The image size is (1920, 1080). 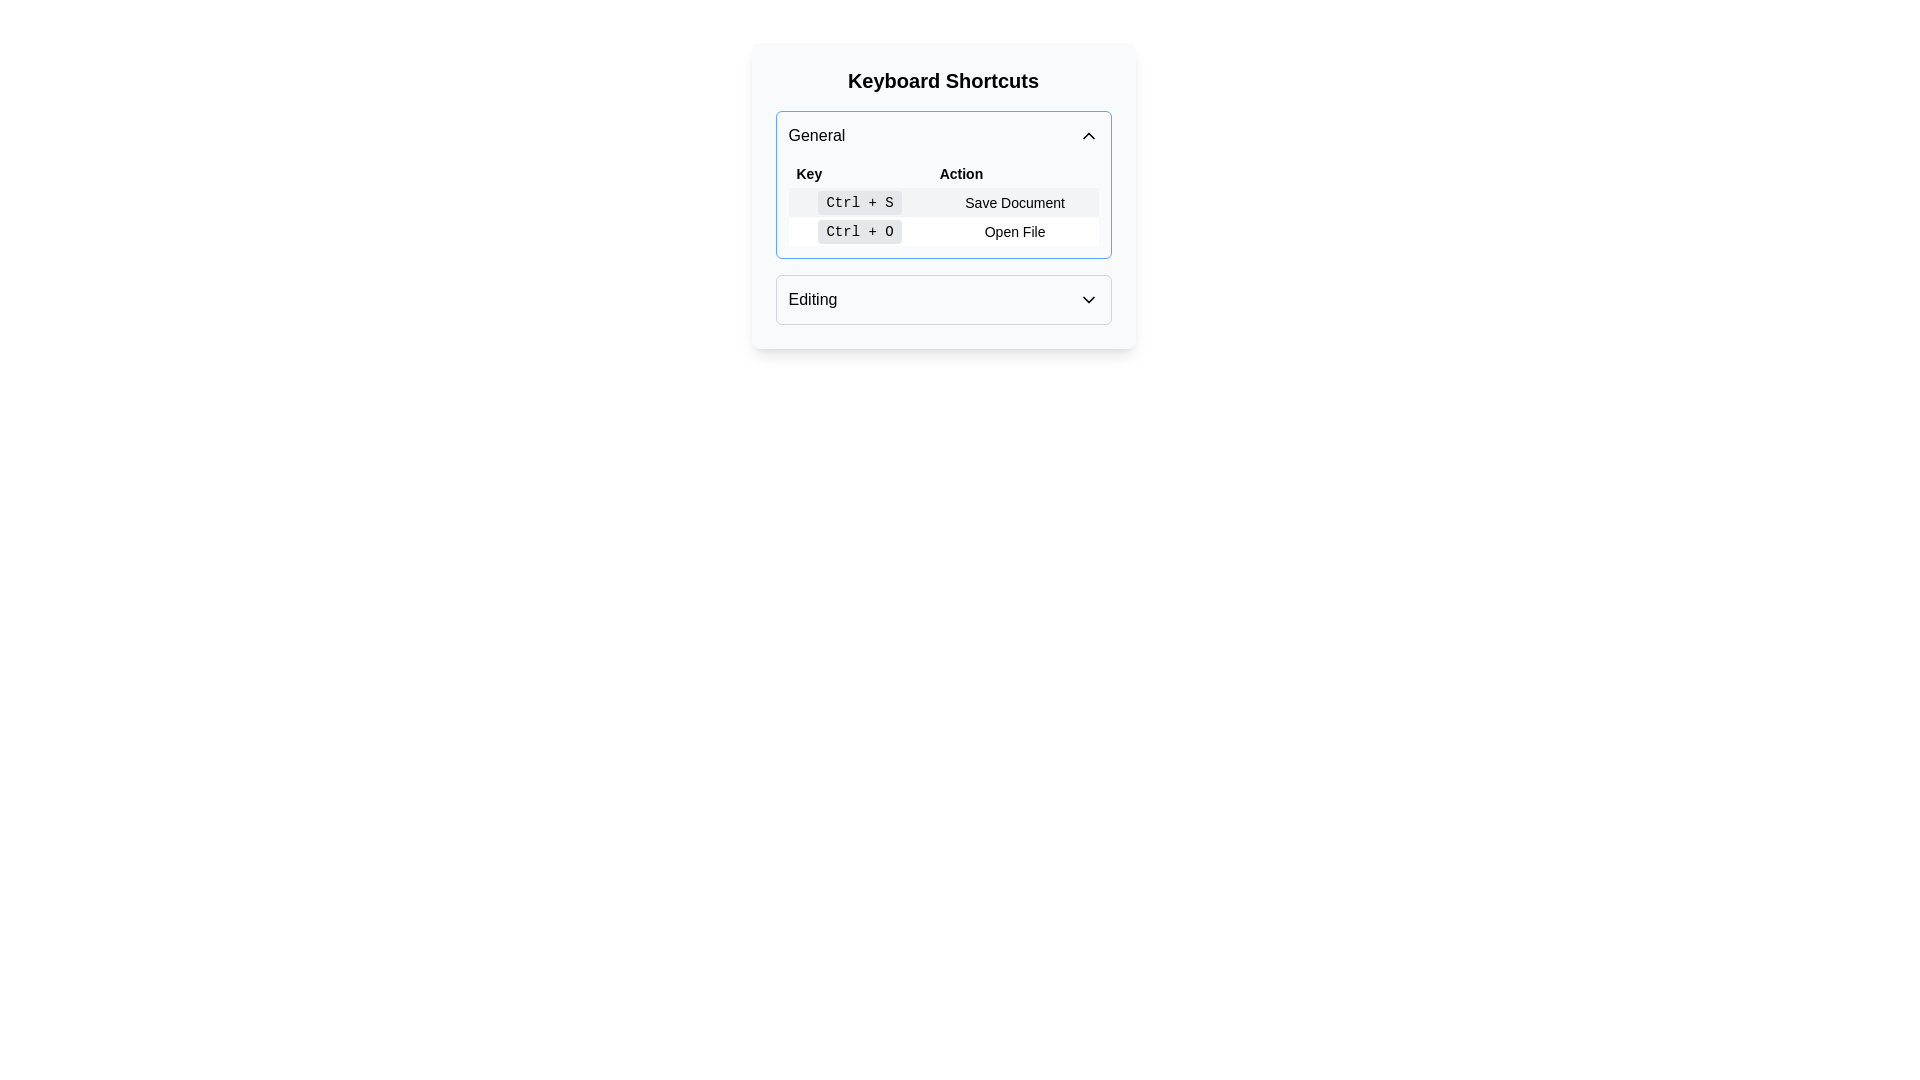 I want to click on the Dropdown indicator icon that expands or collapses the menu related to 'Editing' text, so click(x=1087, y=300).